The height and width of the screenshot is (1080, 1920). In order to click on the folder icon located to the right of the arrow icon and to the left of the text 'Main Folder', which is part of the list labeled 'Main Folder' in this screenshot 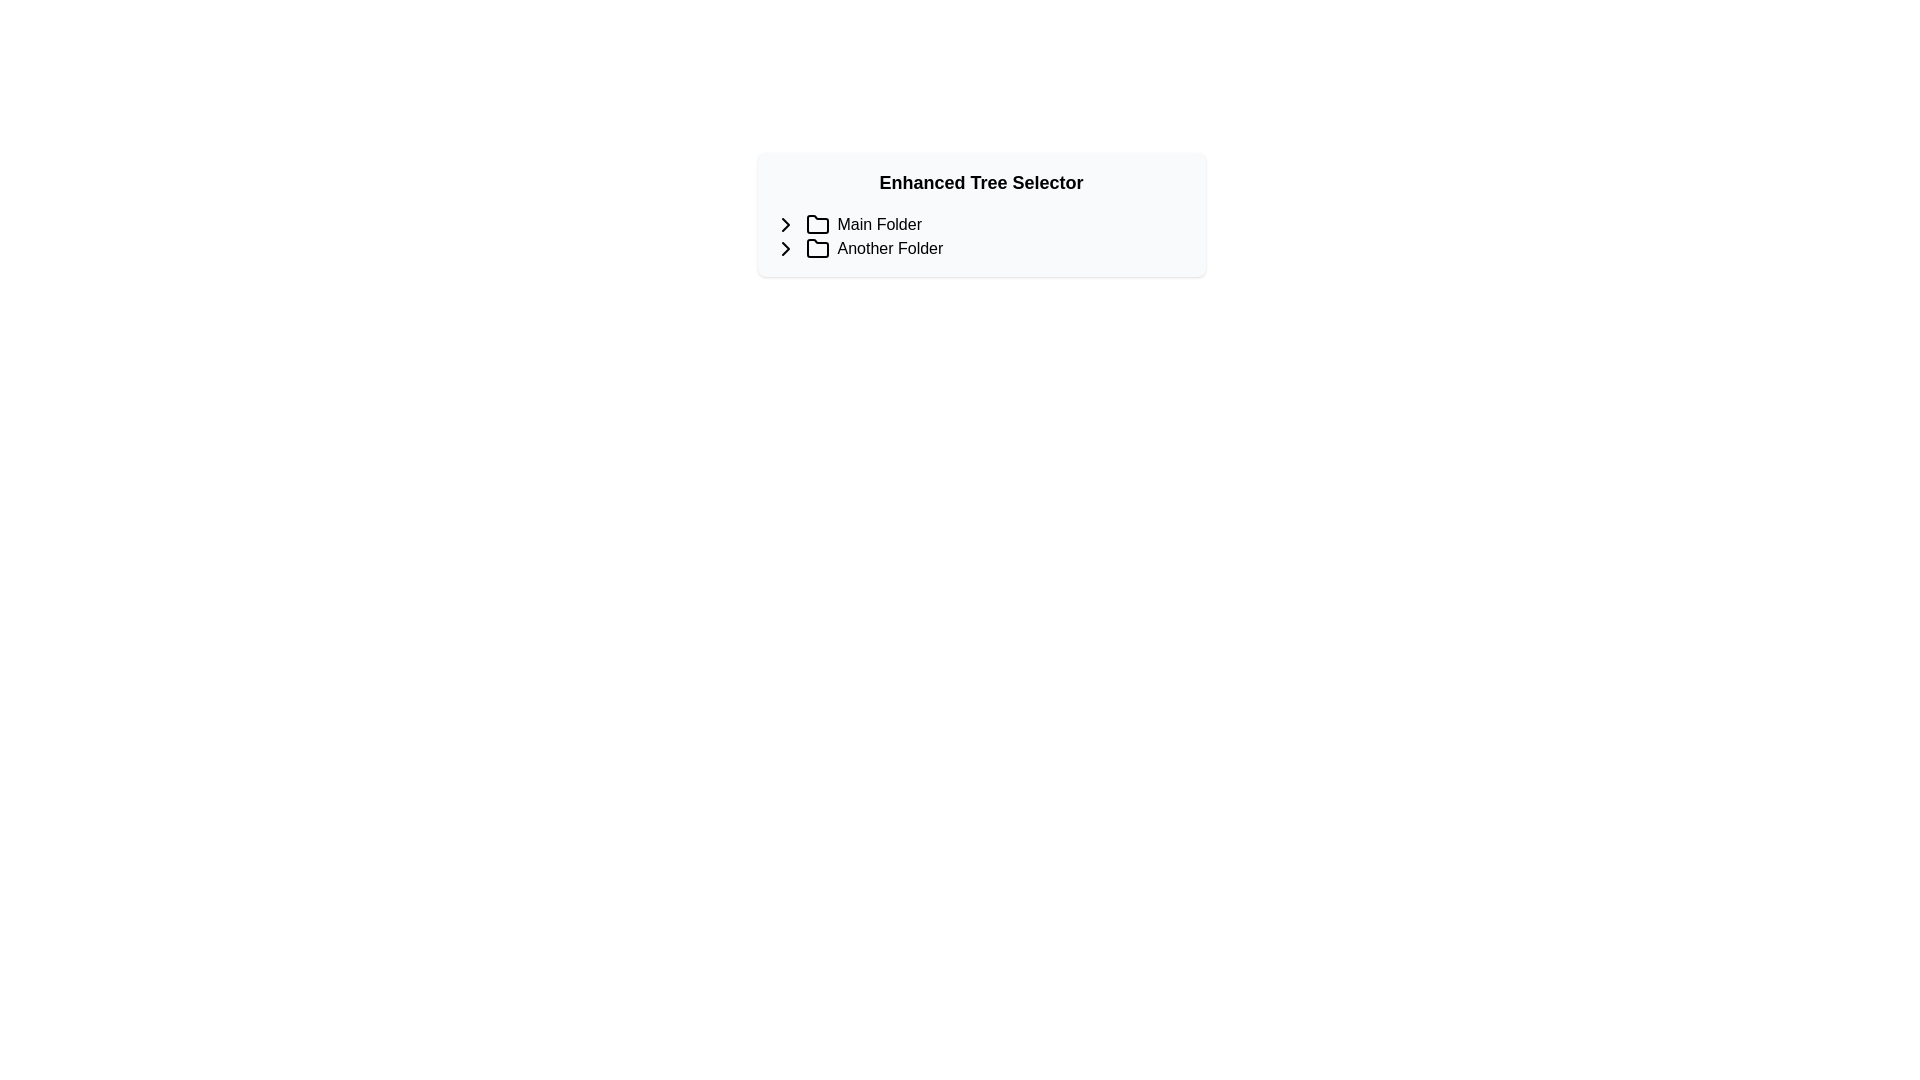, I will do `click(817, 224)`.